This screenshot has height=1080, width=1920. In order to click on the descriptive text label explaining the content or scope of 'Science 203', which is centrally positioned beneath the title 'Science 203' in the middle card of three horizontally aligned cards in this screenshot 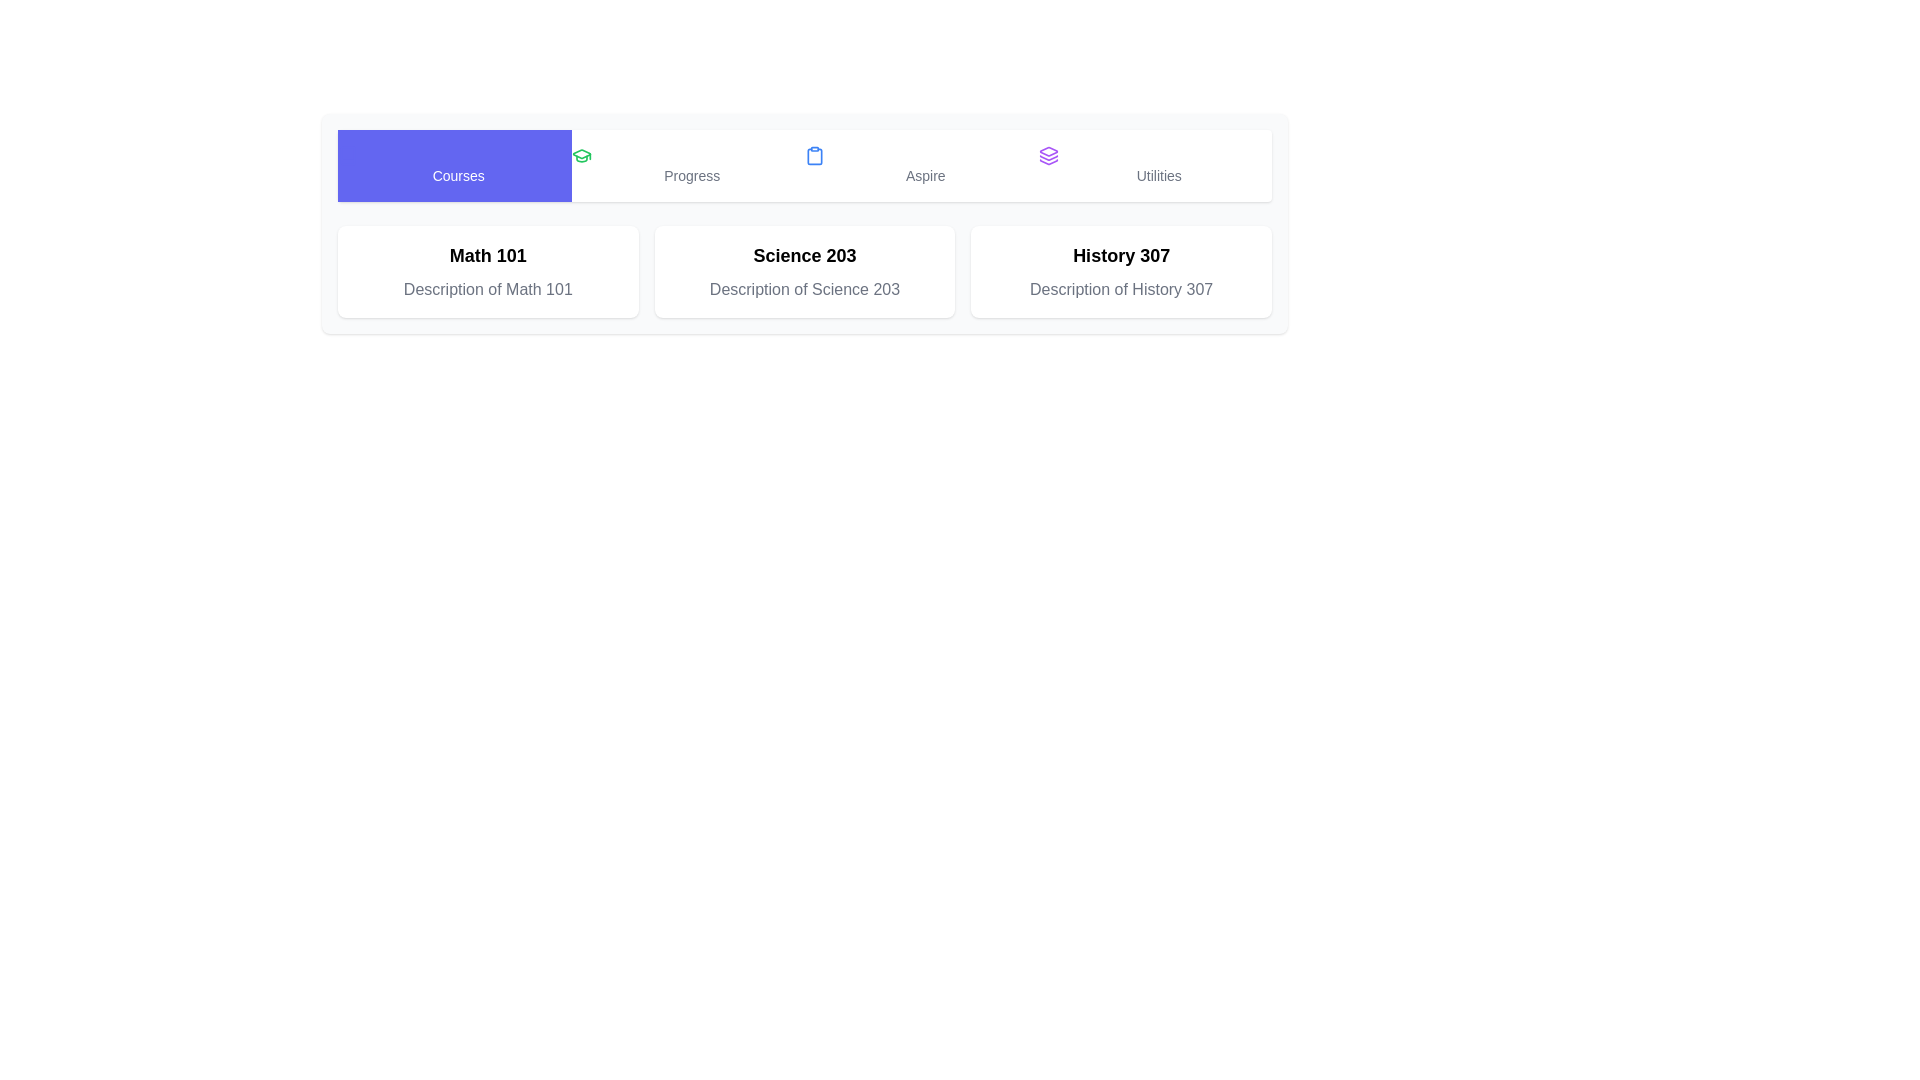, I will do `click(805, 289)`.